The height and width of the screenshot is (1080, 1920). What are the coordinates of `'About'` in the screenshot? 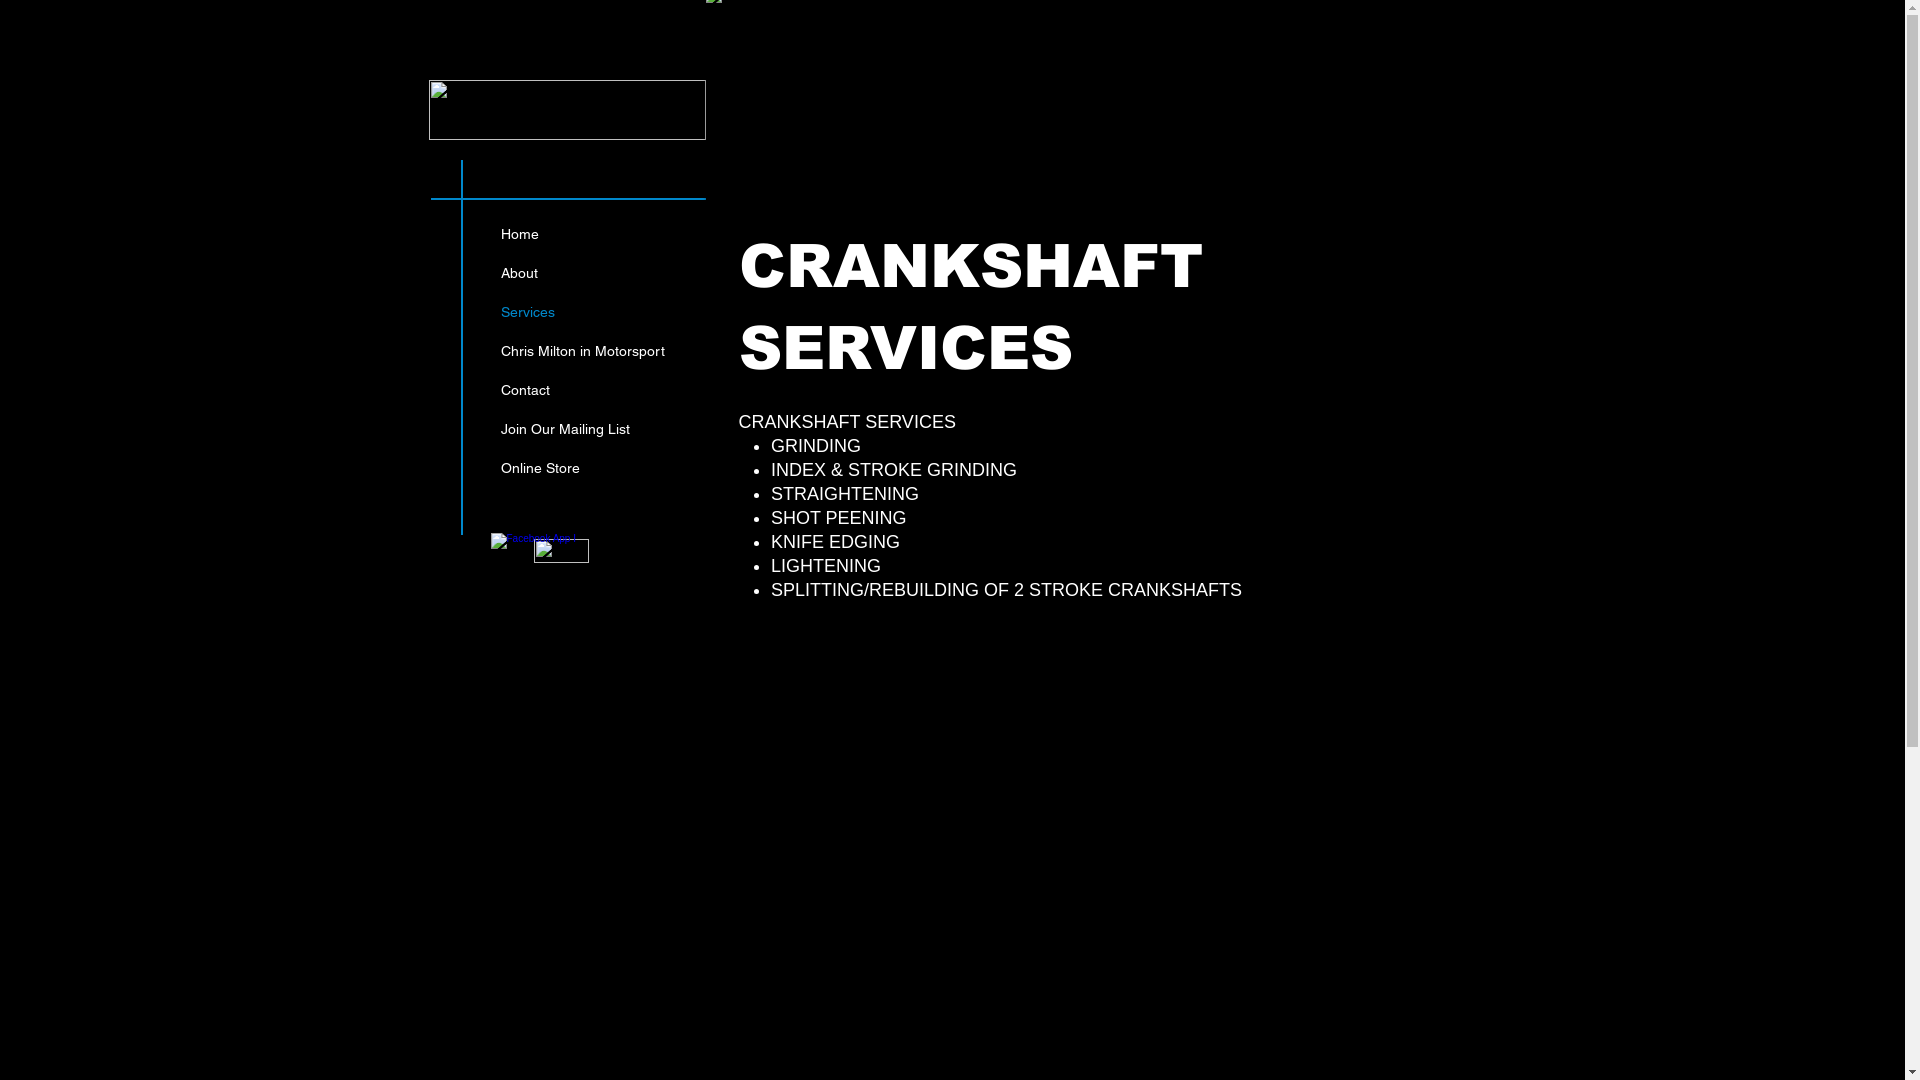 It's located at (489, 273).